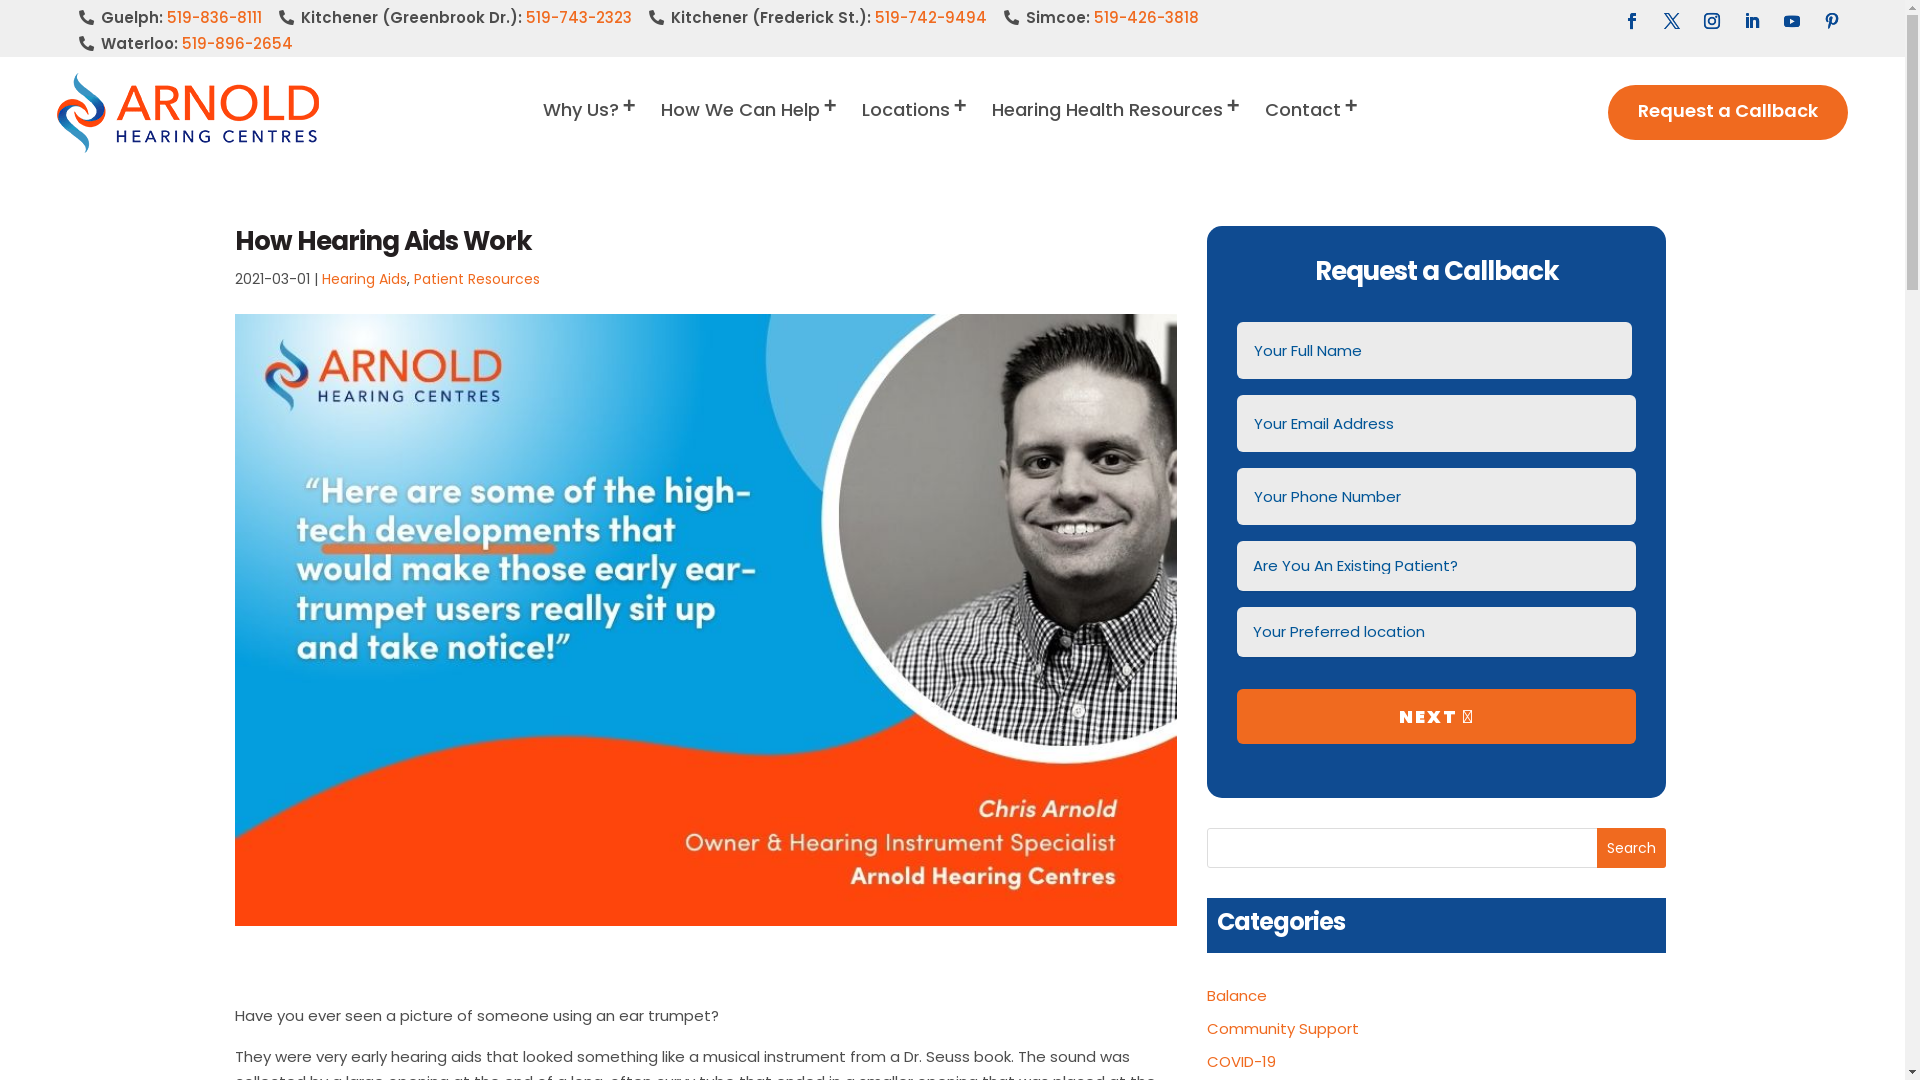 The image size is (1920, 1080). What do you see at coordinates (915, 127) in the screenshot?
I see `'Locations'` at bounding box center [915, 127].